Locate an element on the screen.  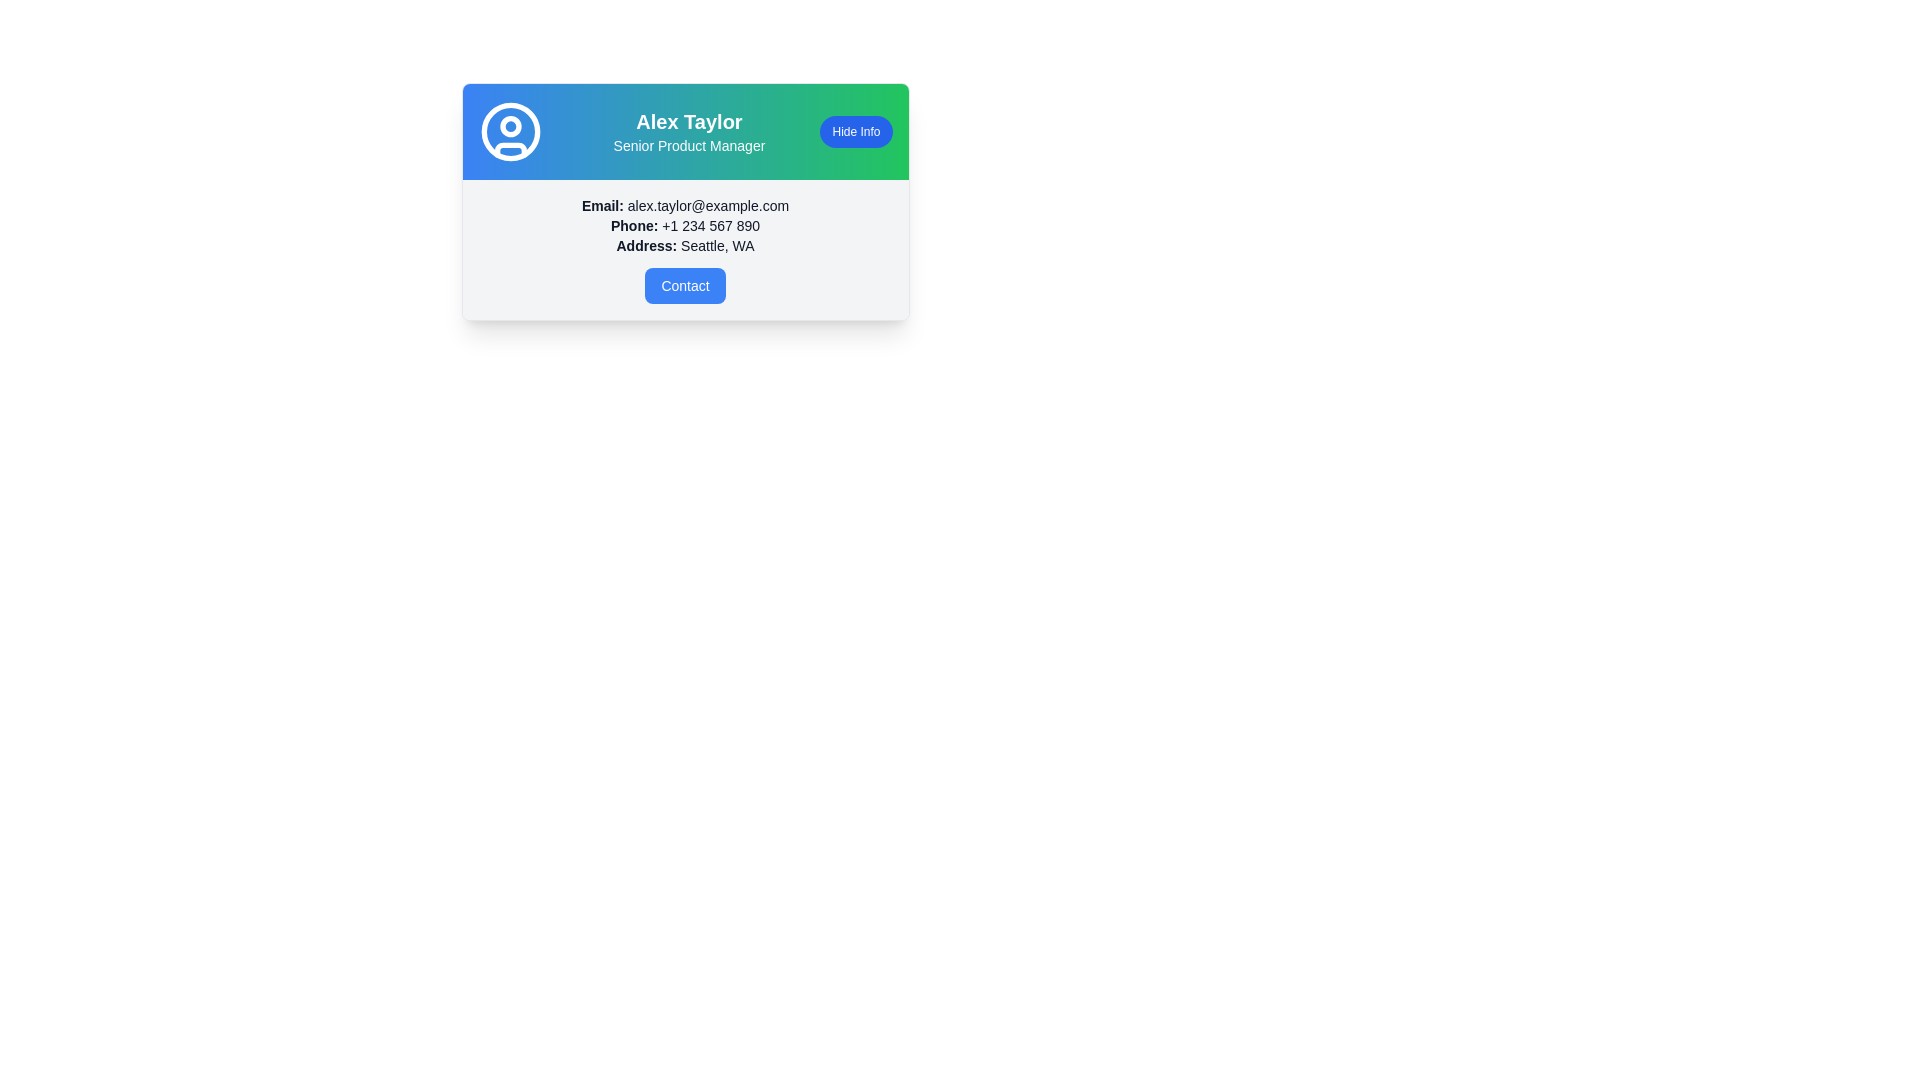
the button that toggles the visibility of additional information related to the user profile for 'Alex Taylor' is located at coordinates (856, 131).